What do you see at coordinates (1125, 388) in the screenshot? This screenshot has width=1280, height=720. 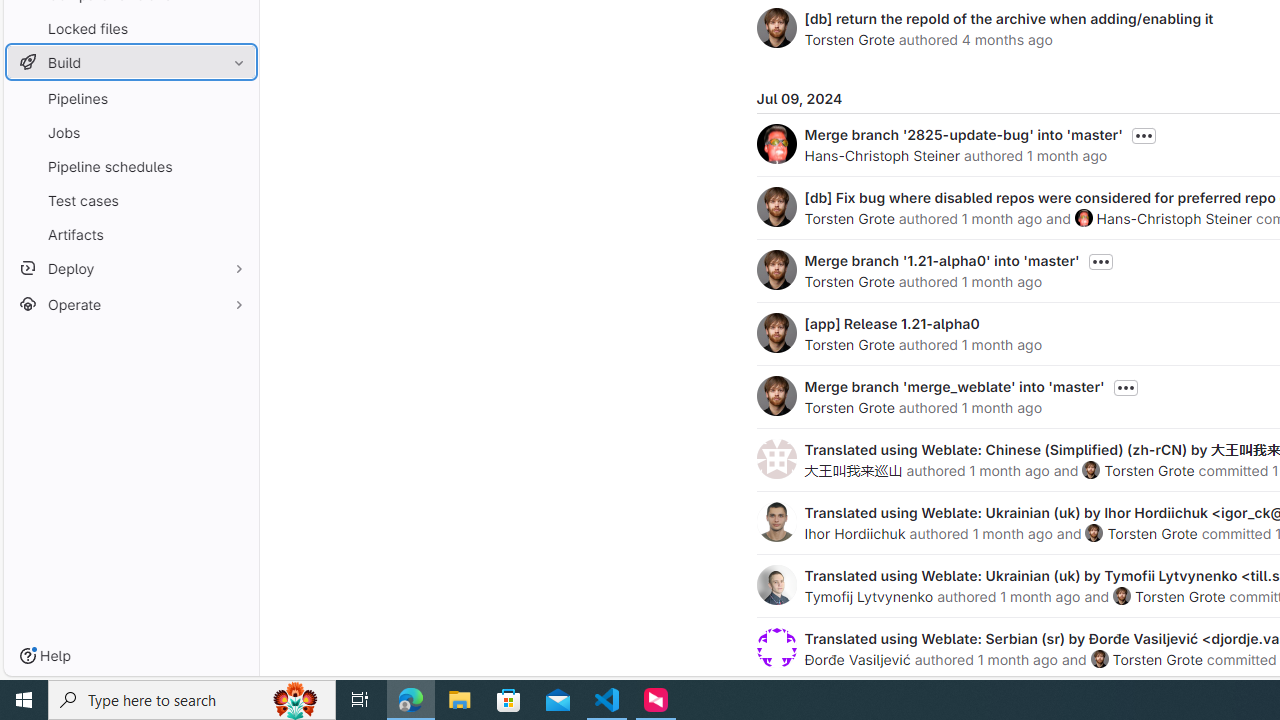 I see `'Toggle commit description'` at bounding box center [1125, 388].